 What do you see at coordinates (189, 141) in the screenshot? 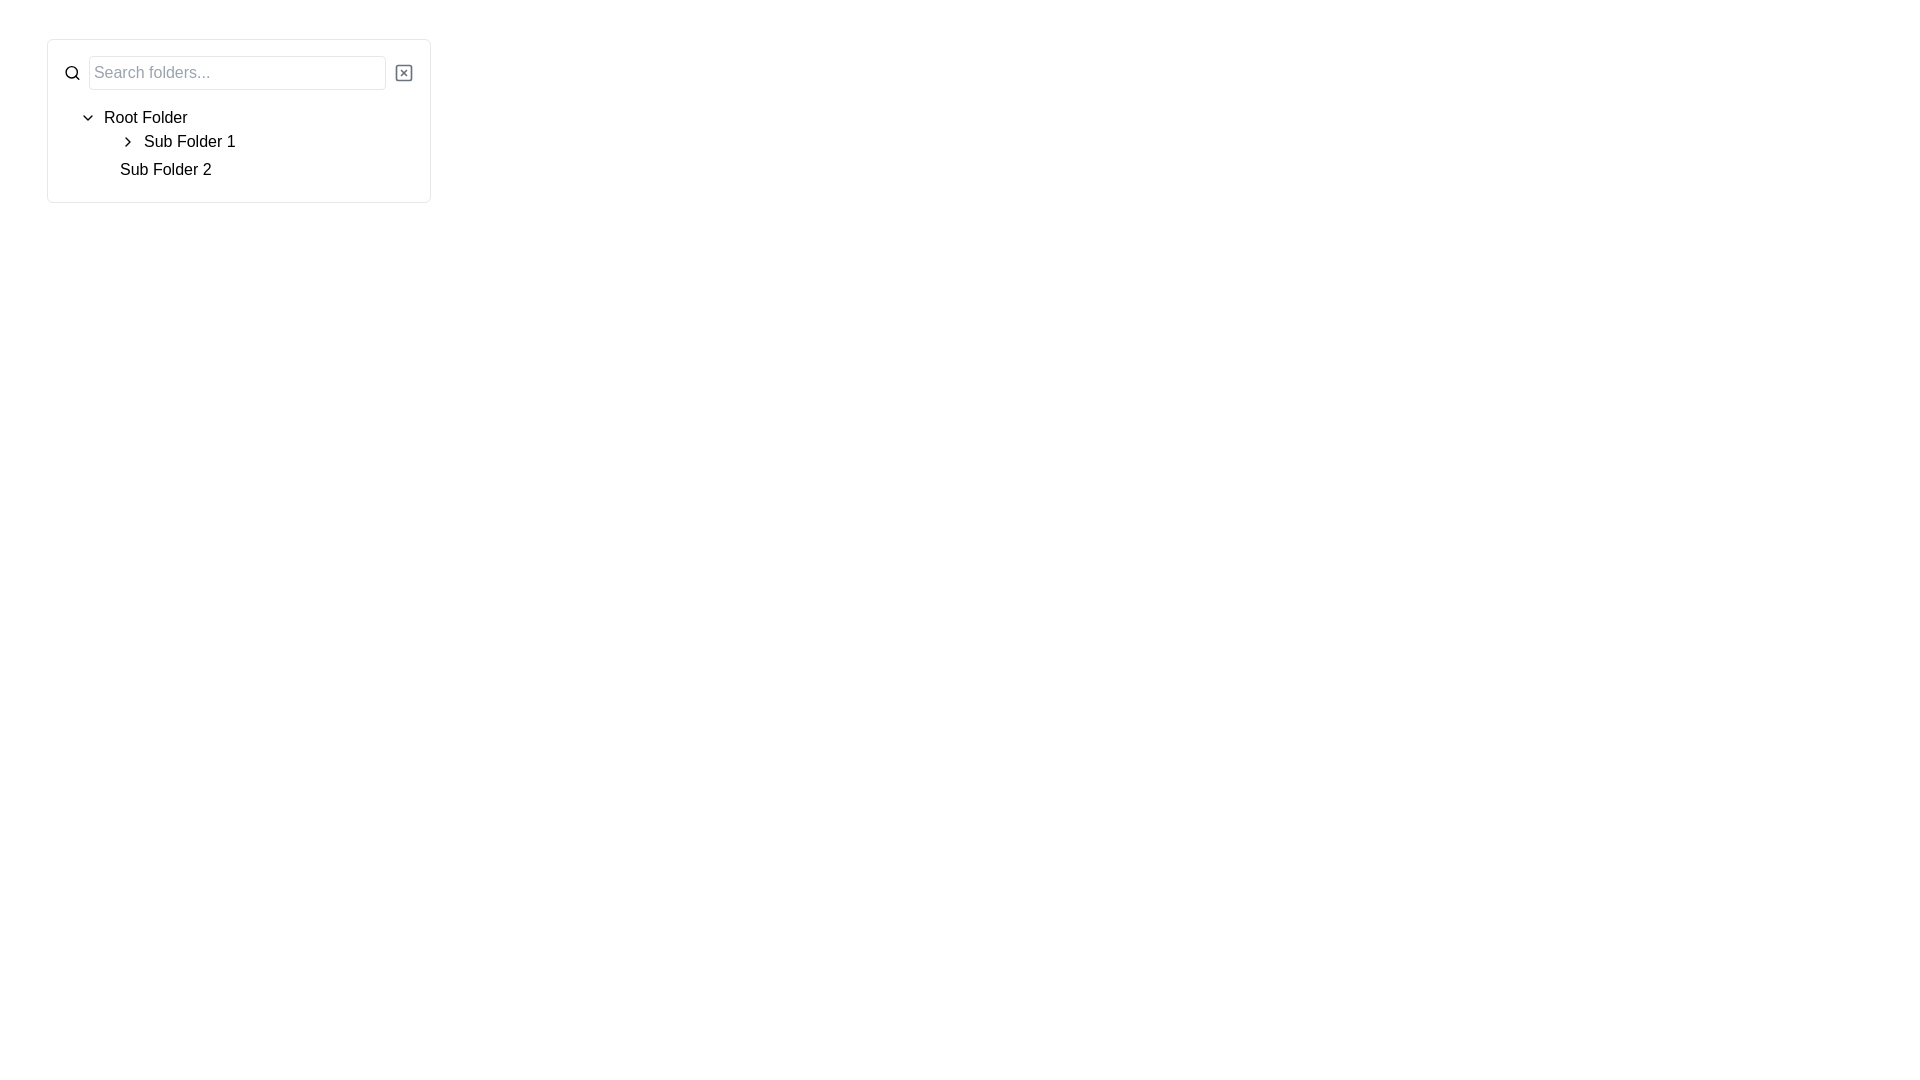
I see `the 'Sub Folder 1' label in the folder navigation panel` at bounding box center [189, 141].